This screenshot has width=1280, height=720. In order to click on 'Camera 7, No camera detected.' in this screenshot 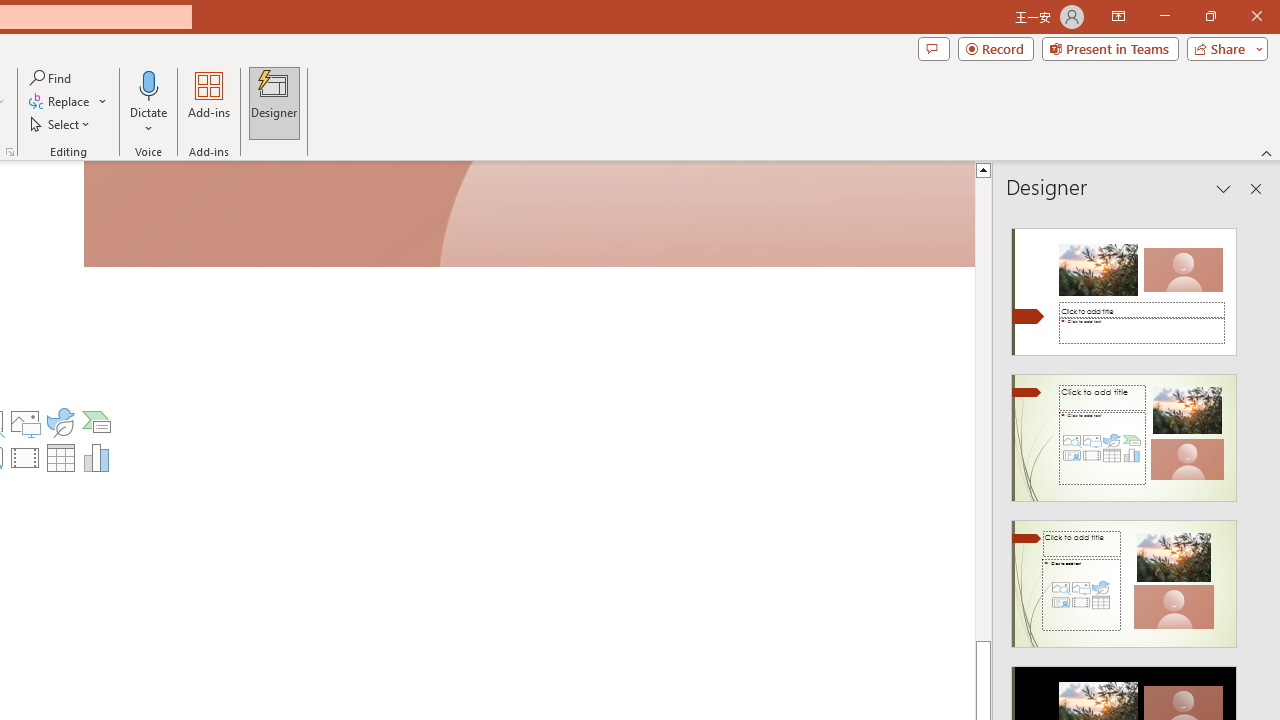, I will do `click(529, 215)`.